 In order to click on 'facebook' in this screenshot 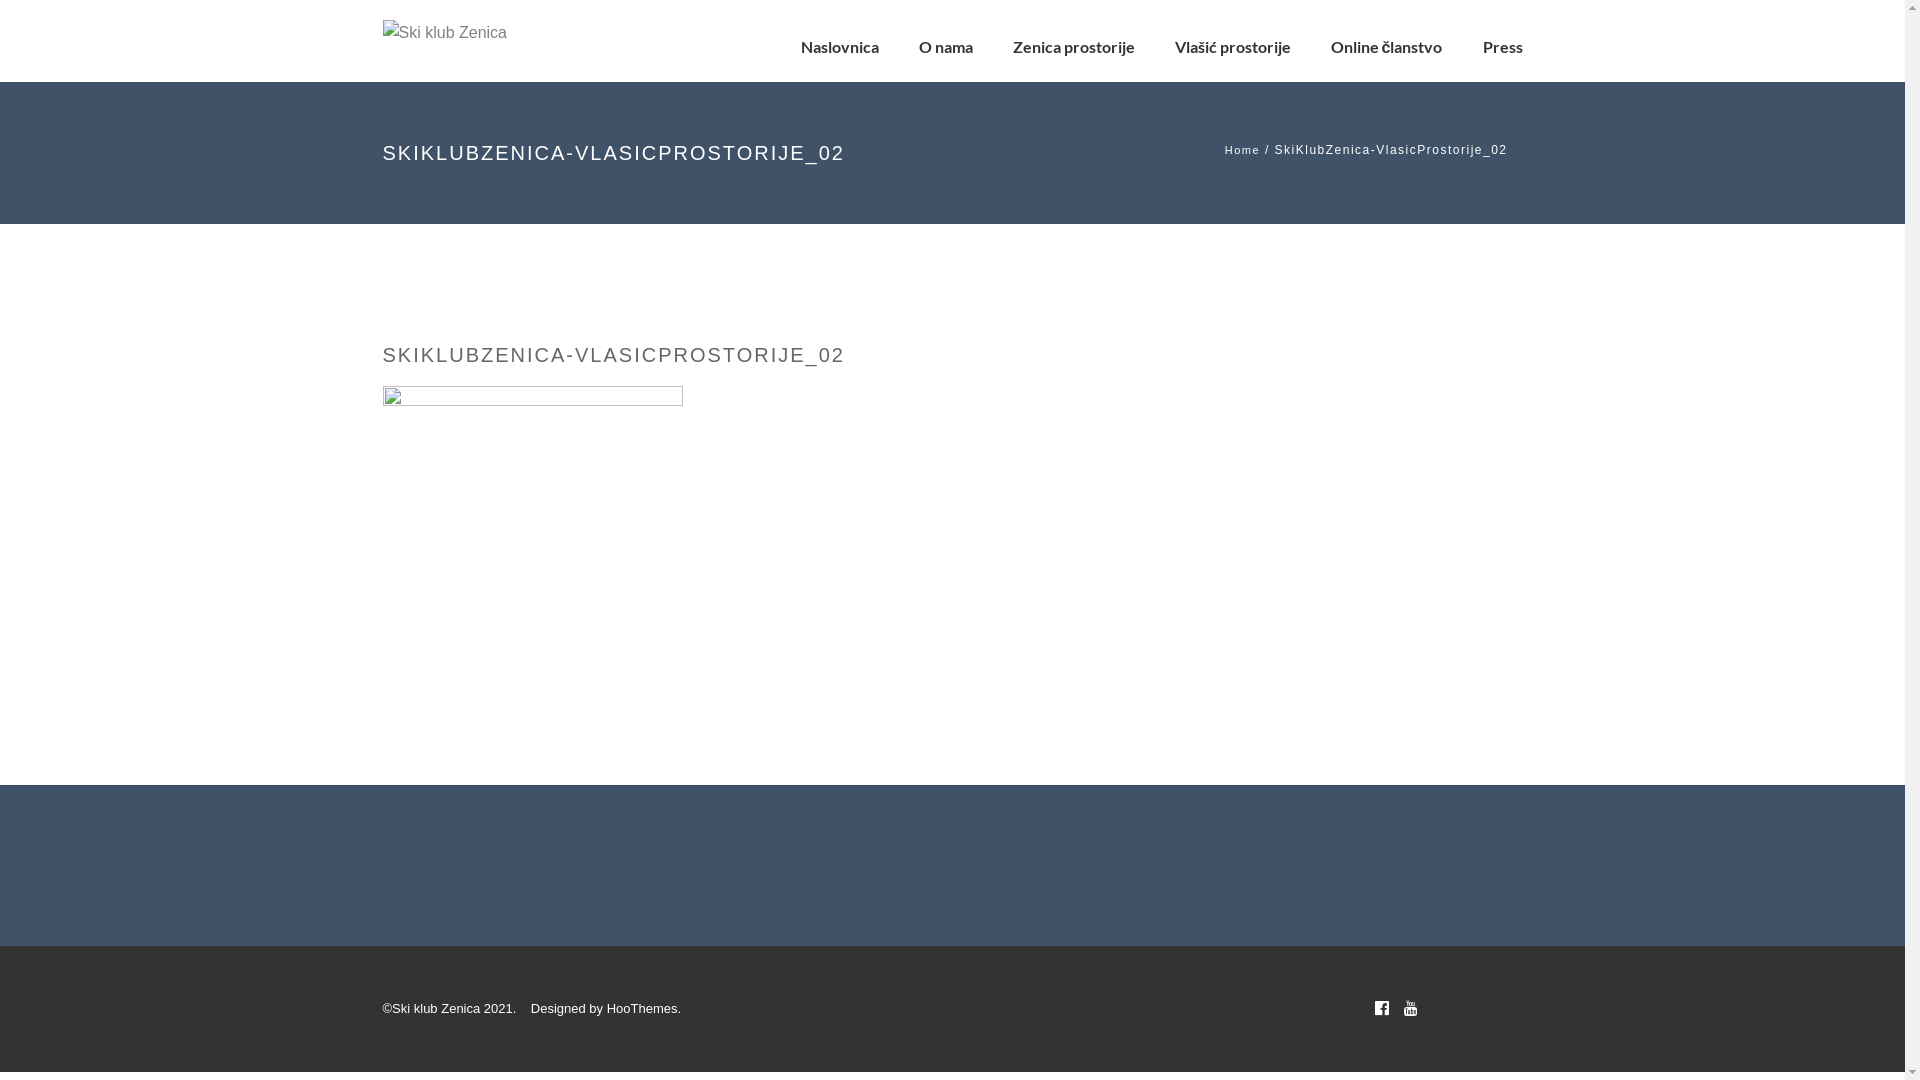, I will do `click(1380, 1008)`.